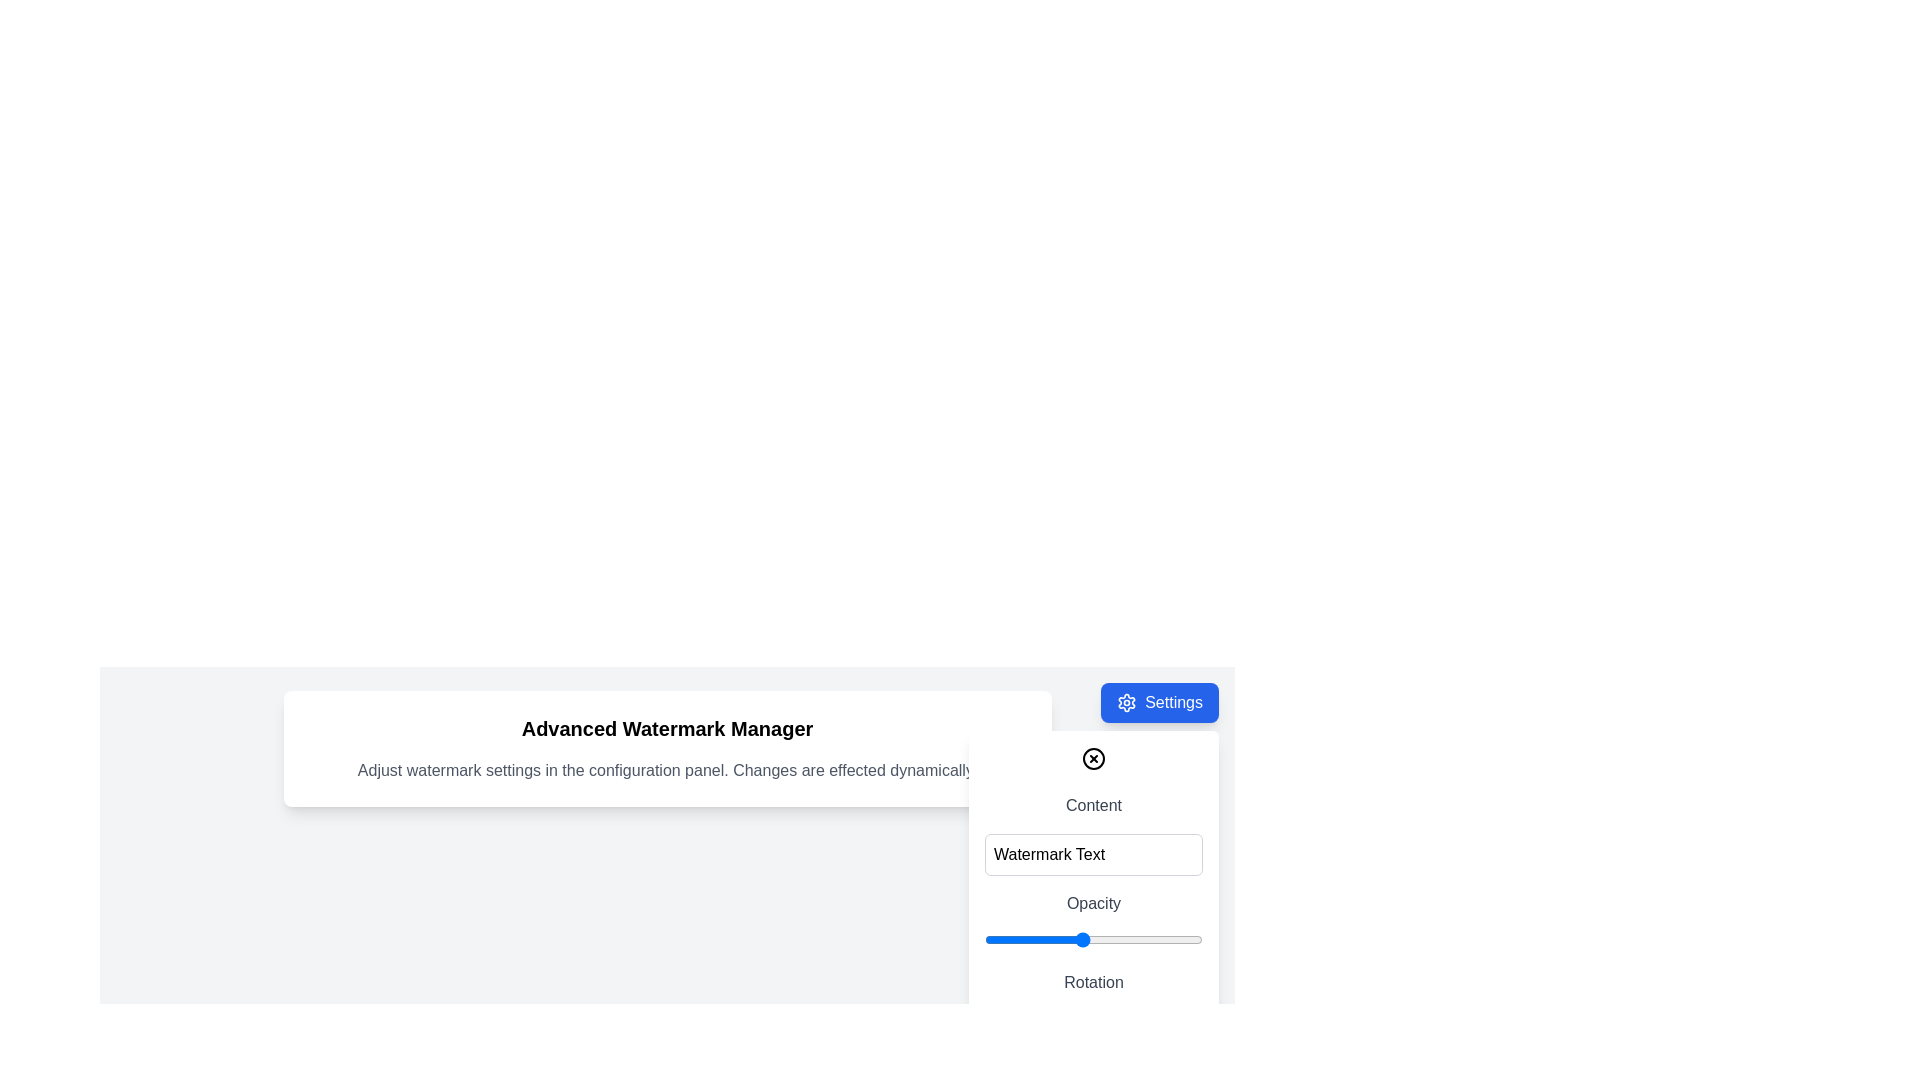 This screenshot has height=1080, width=1920. I want to click on rotation angle, so click(1114, 1018).